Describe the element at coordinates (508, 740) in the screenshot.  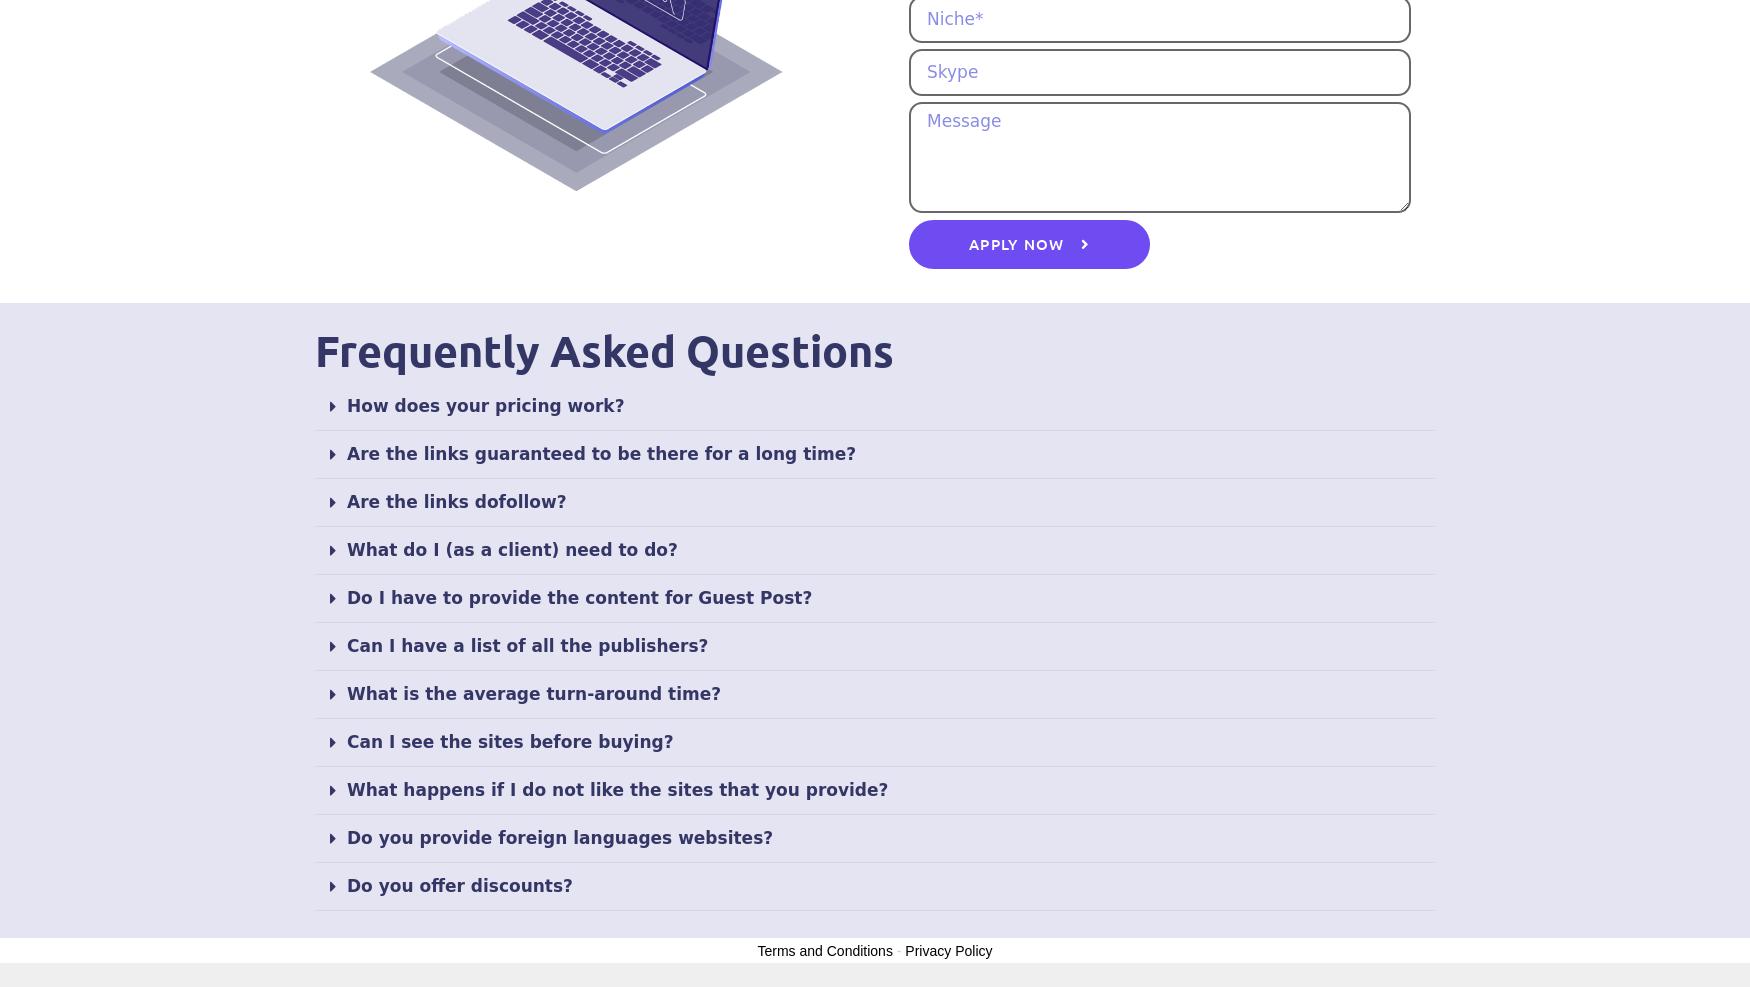
I see `'Can I see the sites before buying?'` at that location.